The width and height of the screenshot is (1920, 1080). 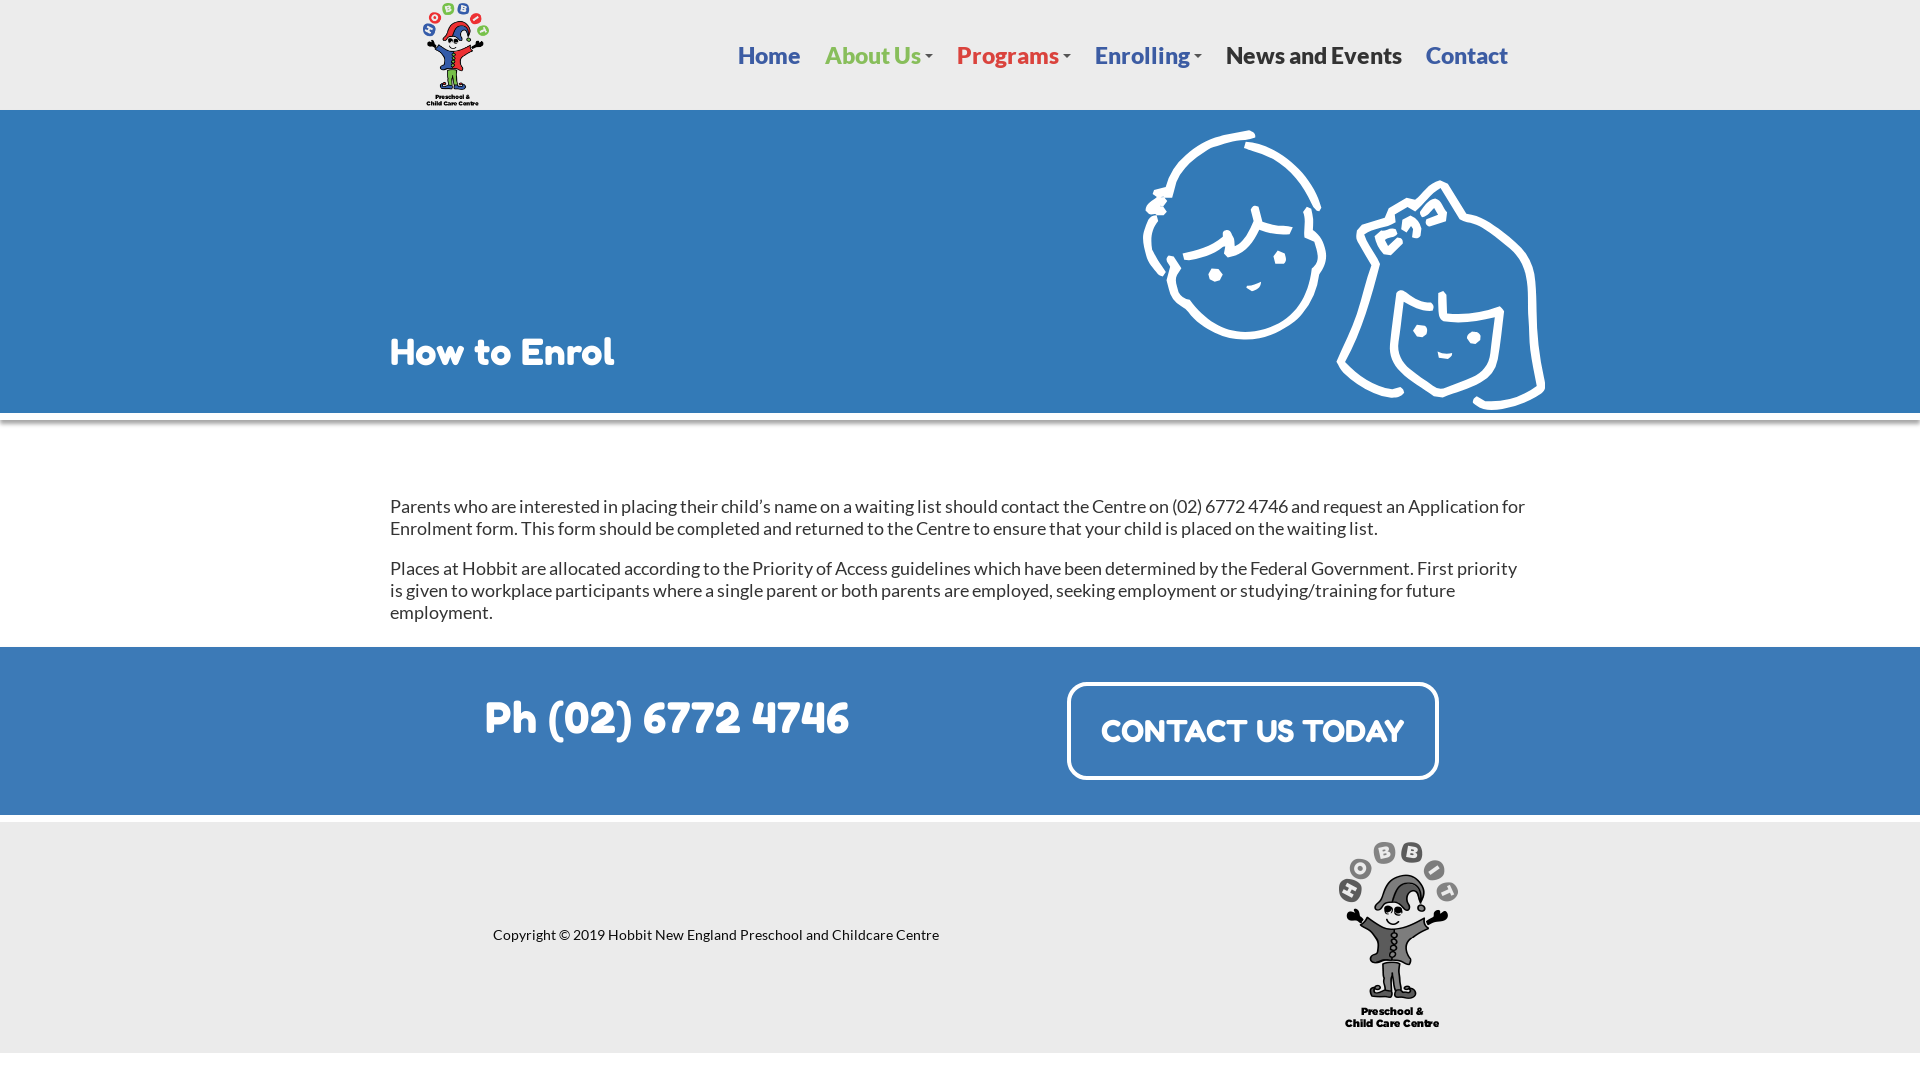 What do you see at coordinates (768, 54) in the screenshot?
I see `'Home'` at bounding box center [768, 54].